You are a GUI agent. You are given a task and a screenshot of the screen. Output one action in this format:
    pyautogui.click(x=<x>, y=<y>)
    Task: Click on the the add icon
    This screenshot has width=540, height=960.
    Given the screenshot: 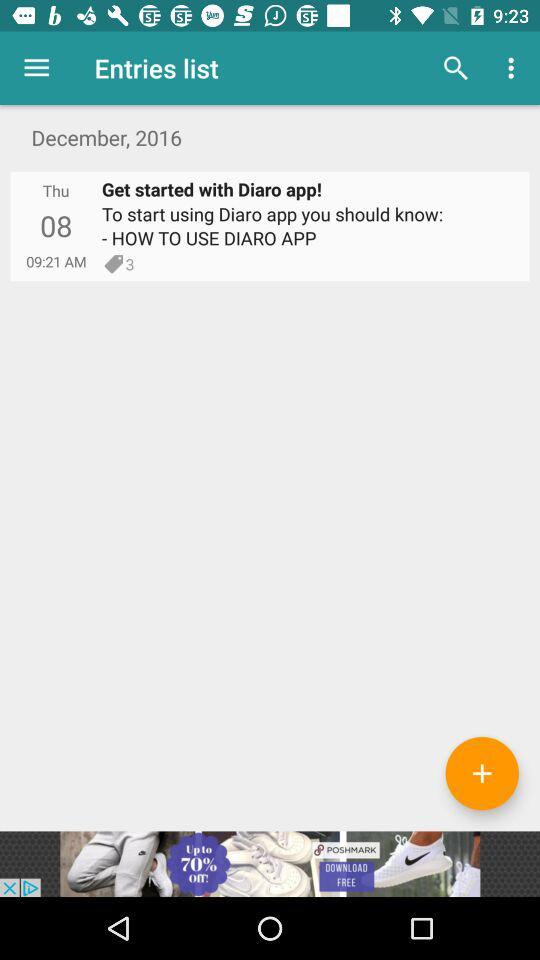 What is the action you would take?
    pyautogui.click(x=481, y=772)
    